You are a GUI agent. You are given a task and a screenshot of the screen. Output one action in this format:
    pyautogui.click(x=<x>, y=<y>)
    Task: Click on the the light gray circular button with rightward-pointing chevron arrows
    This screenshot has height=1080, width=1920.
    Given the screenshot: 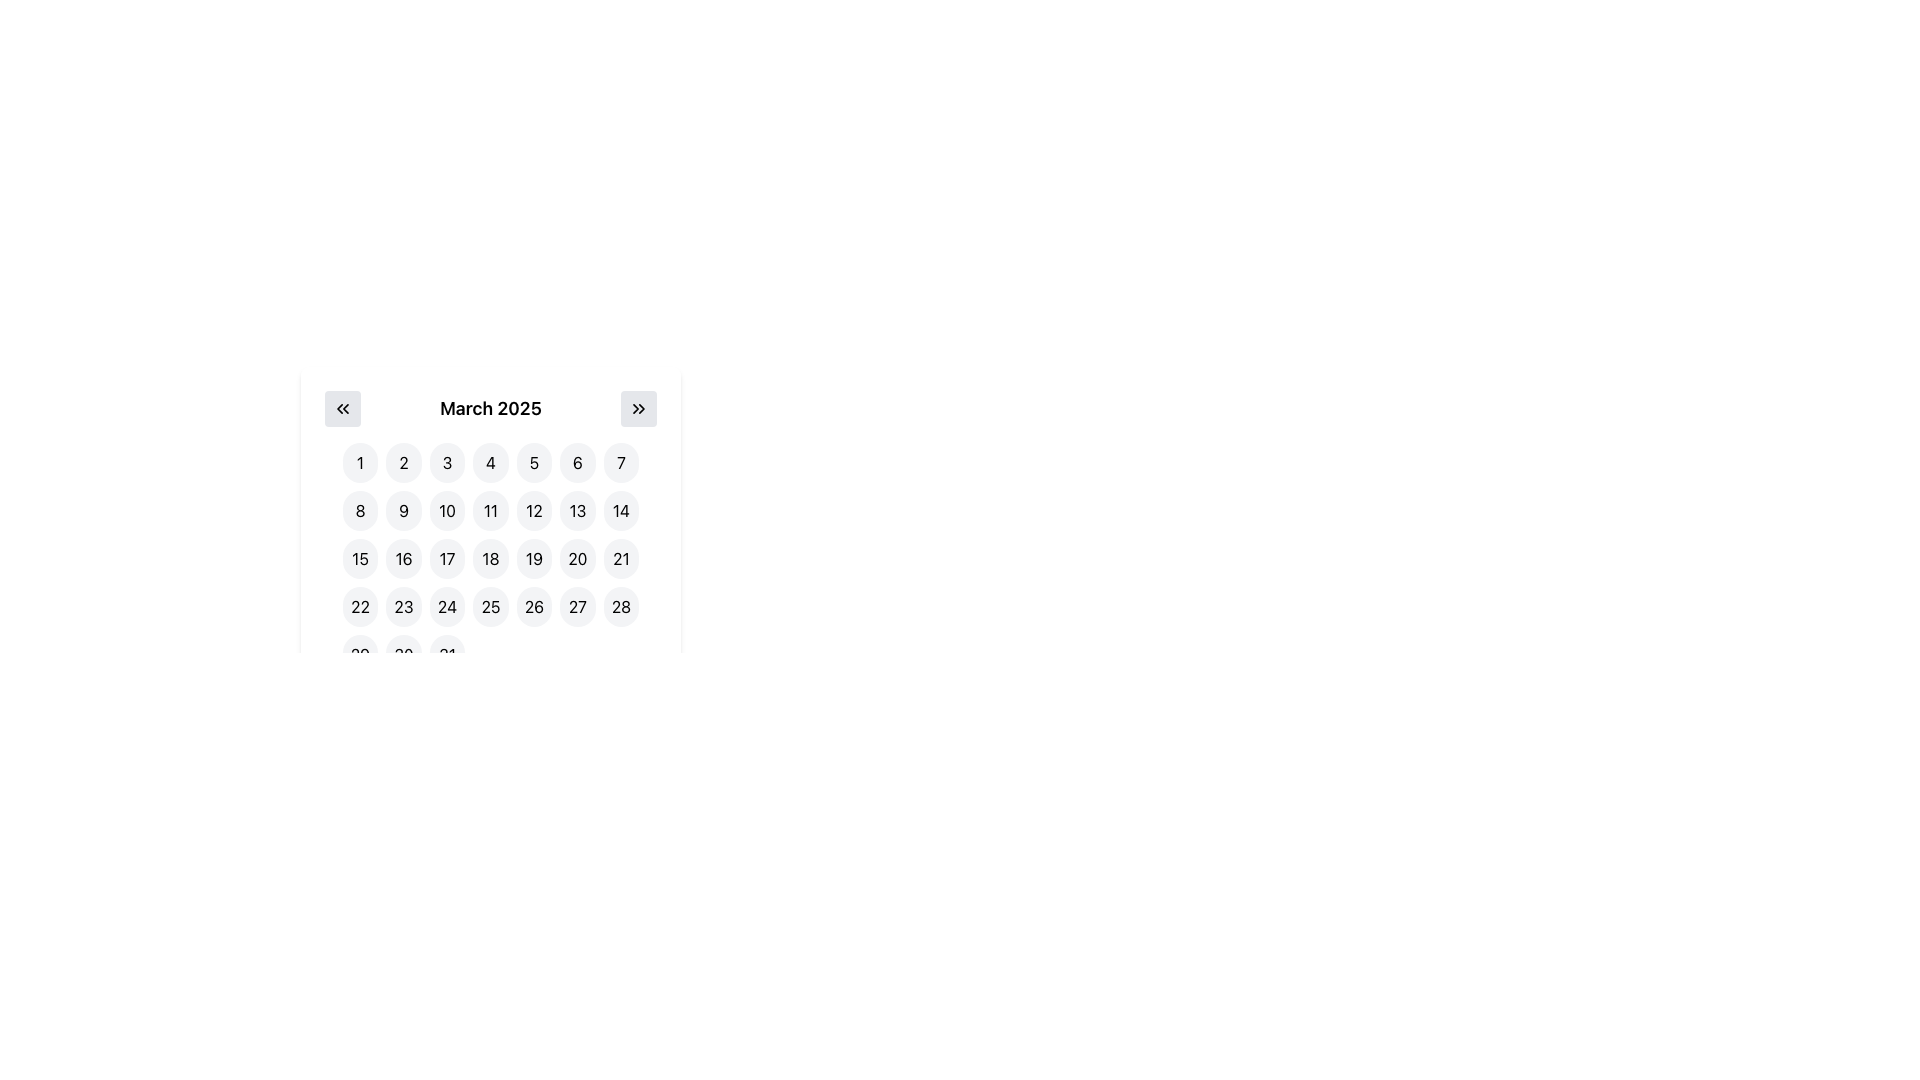 What is the action you would take?
    pyautogui.click(x=637, y=407)
    